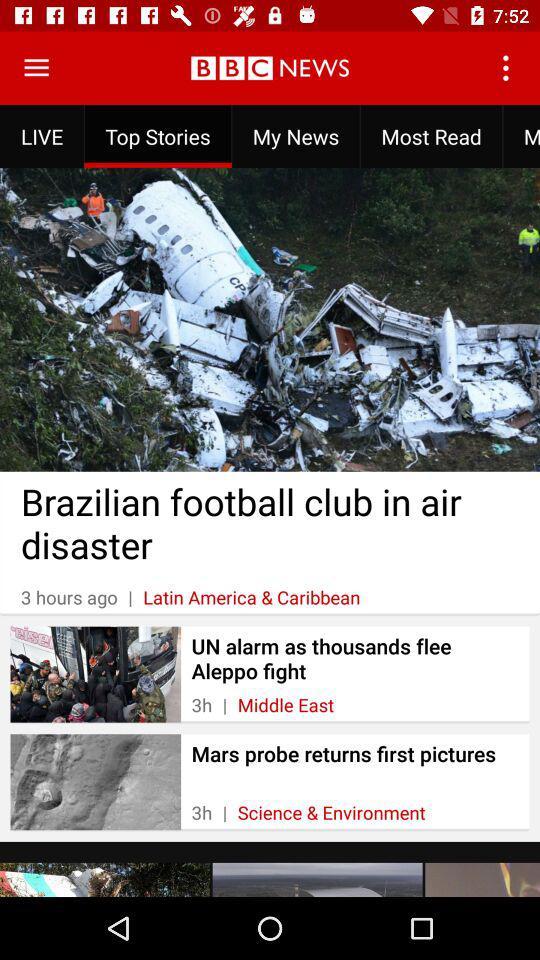 The image size is (540, 960). What do you see at coordinates (36, 68) in the screenshot?
I see `menu` at bounding box center [36, 68].